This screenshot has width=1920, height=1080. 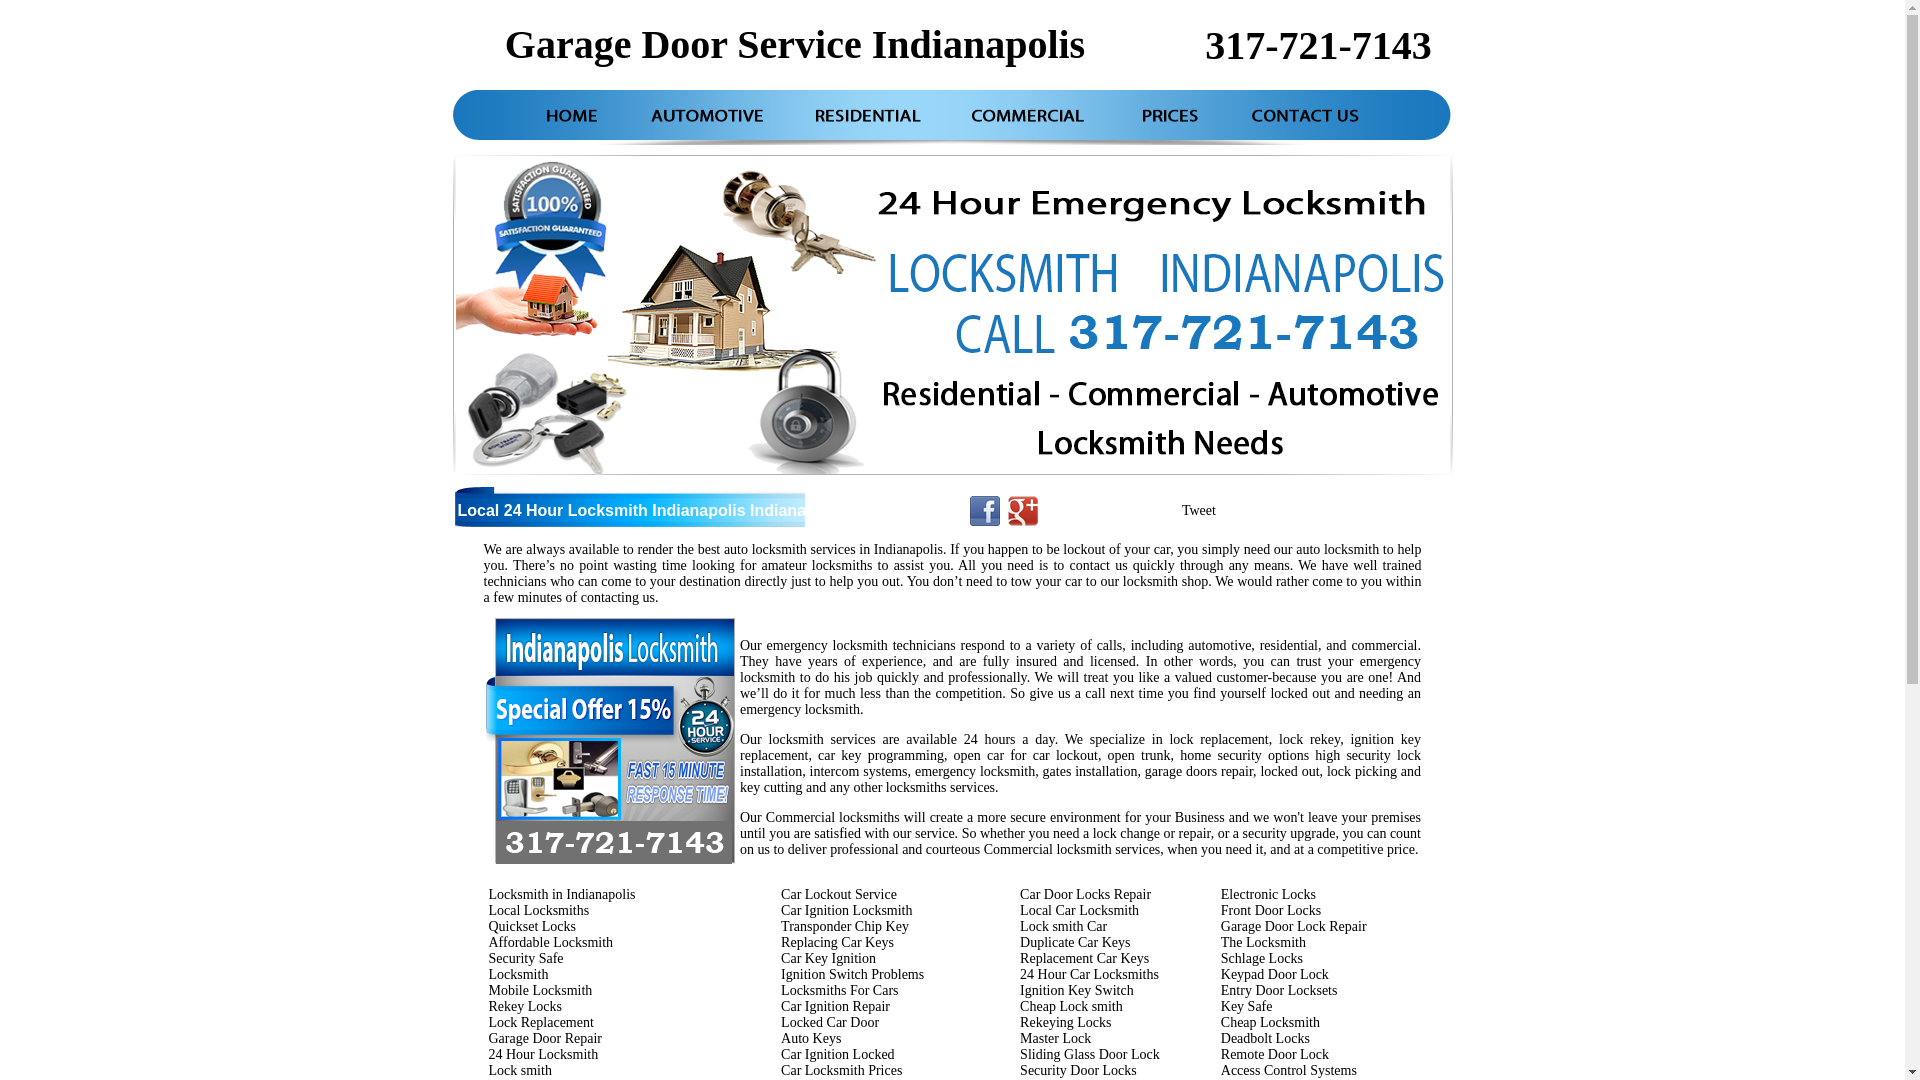 What do you see at coordinates (1318, 45) in the screenshot?
I see `'317-721-7143'` at bounding box center [1318, 45].